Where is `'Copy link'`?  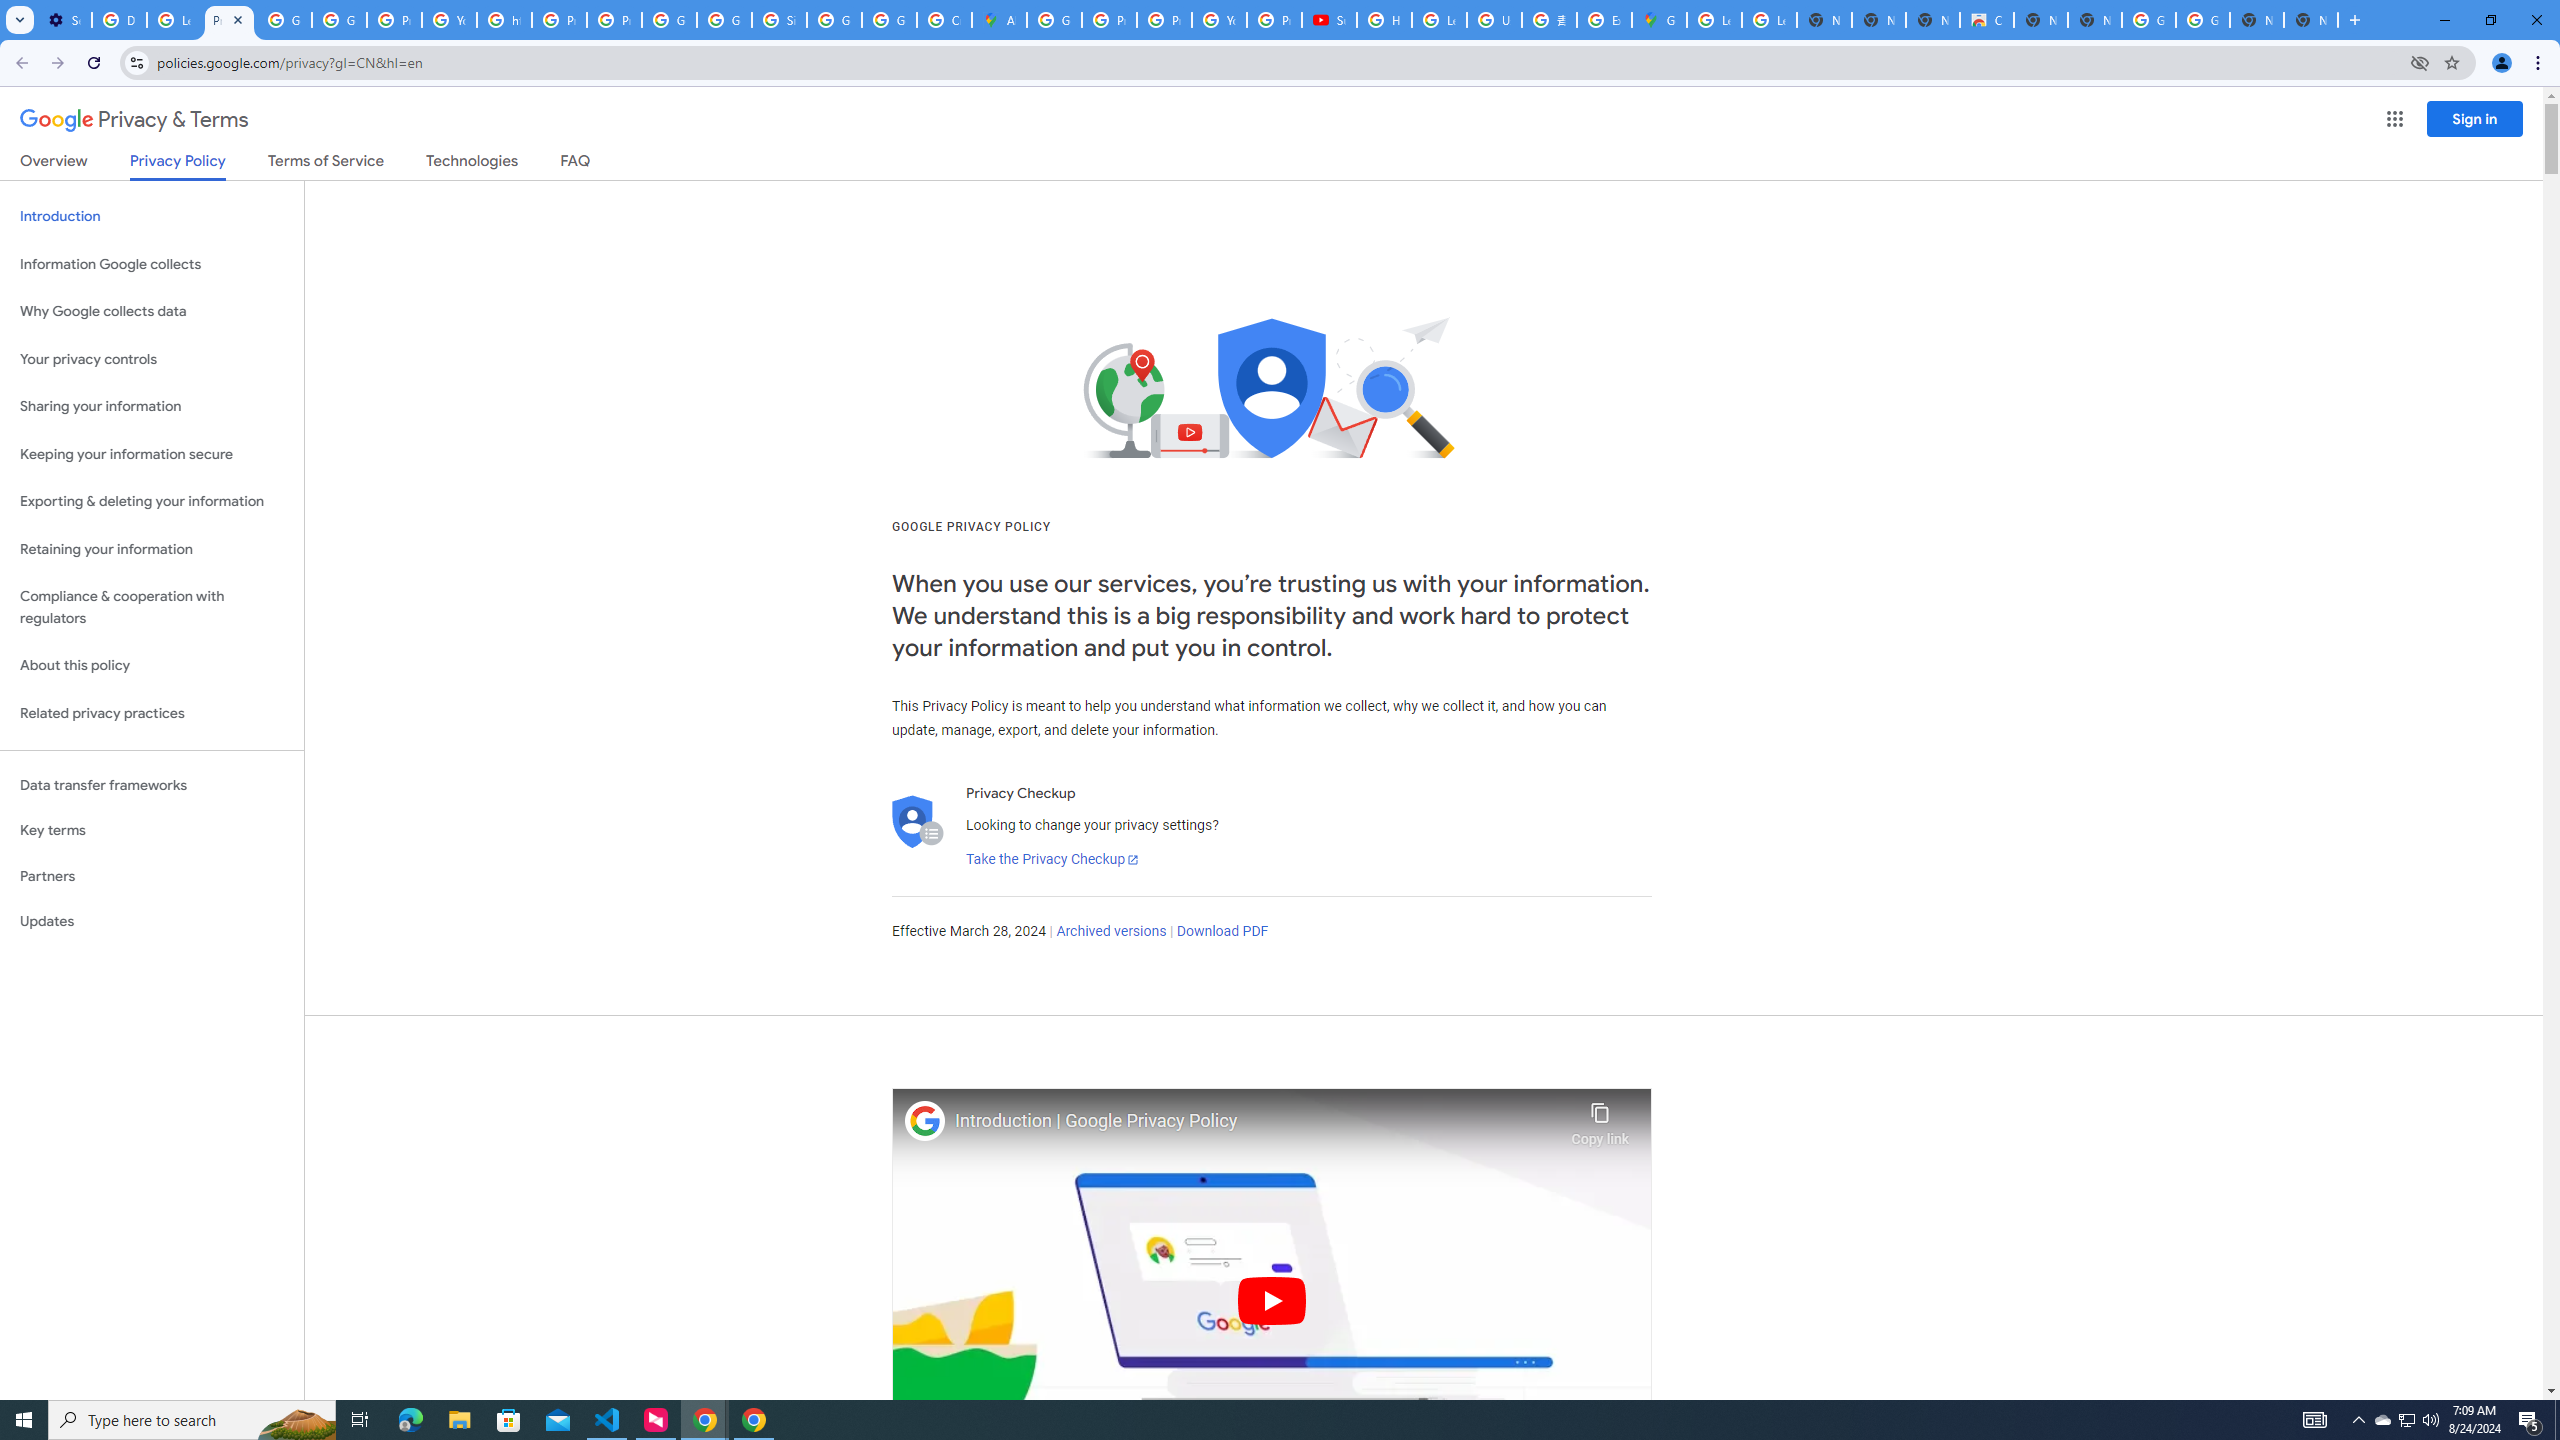 'Copy link' is located at coordinates (1599, 1118).